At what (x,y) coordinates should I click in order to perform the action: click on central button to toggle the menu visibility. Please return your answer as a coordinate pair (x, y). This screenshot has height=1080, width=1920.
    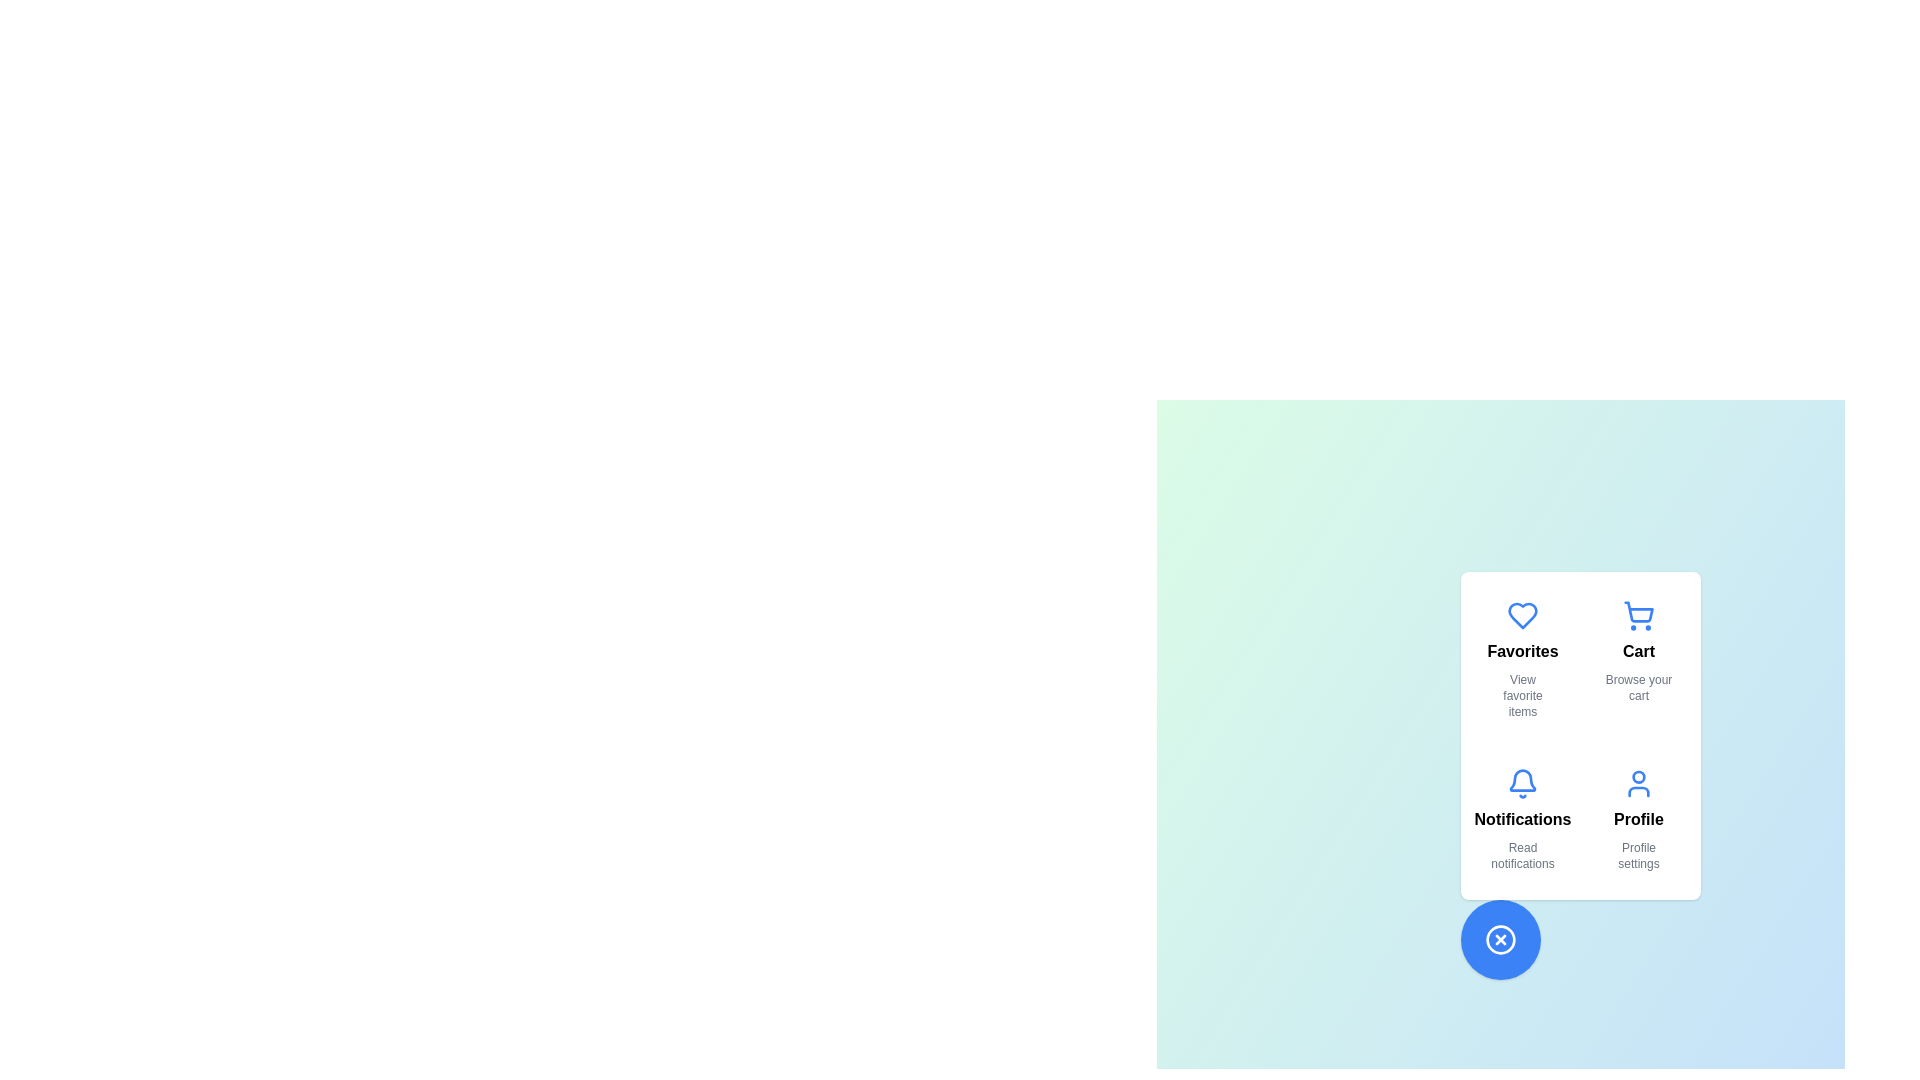
    Looking at the image, I should click on (1501, 940).